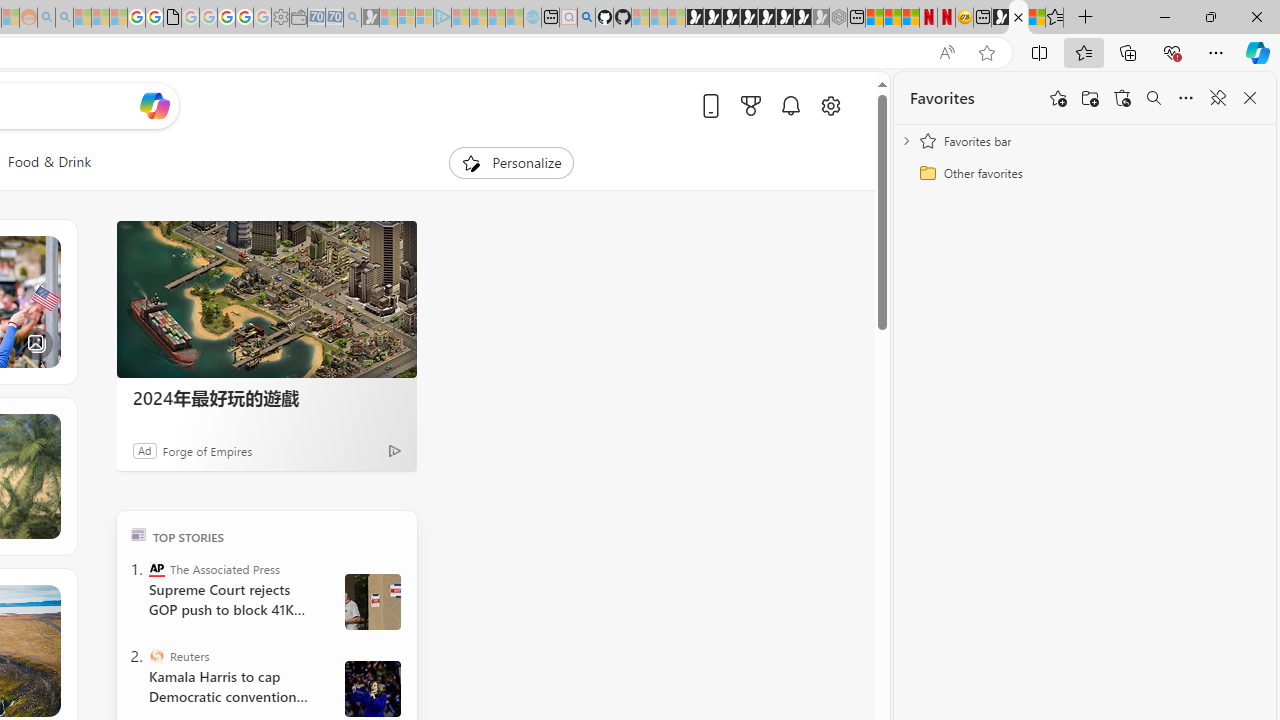 The width and height of the screenshot is (1280, 720). Describe the element at coordinates (512, 162) in the screenshot. I see `'Personalize'` at that location.